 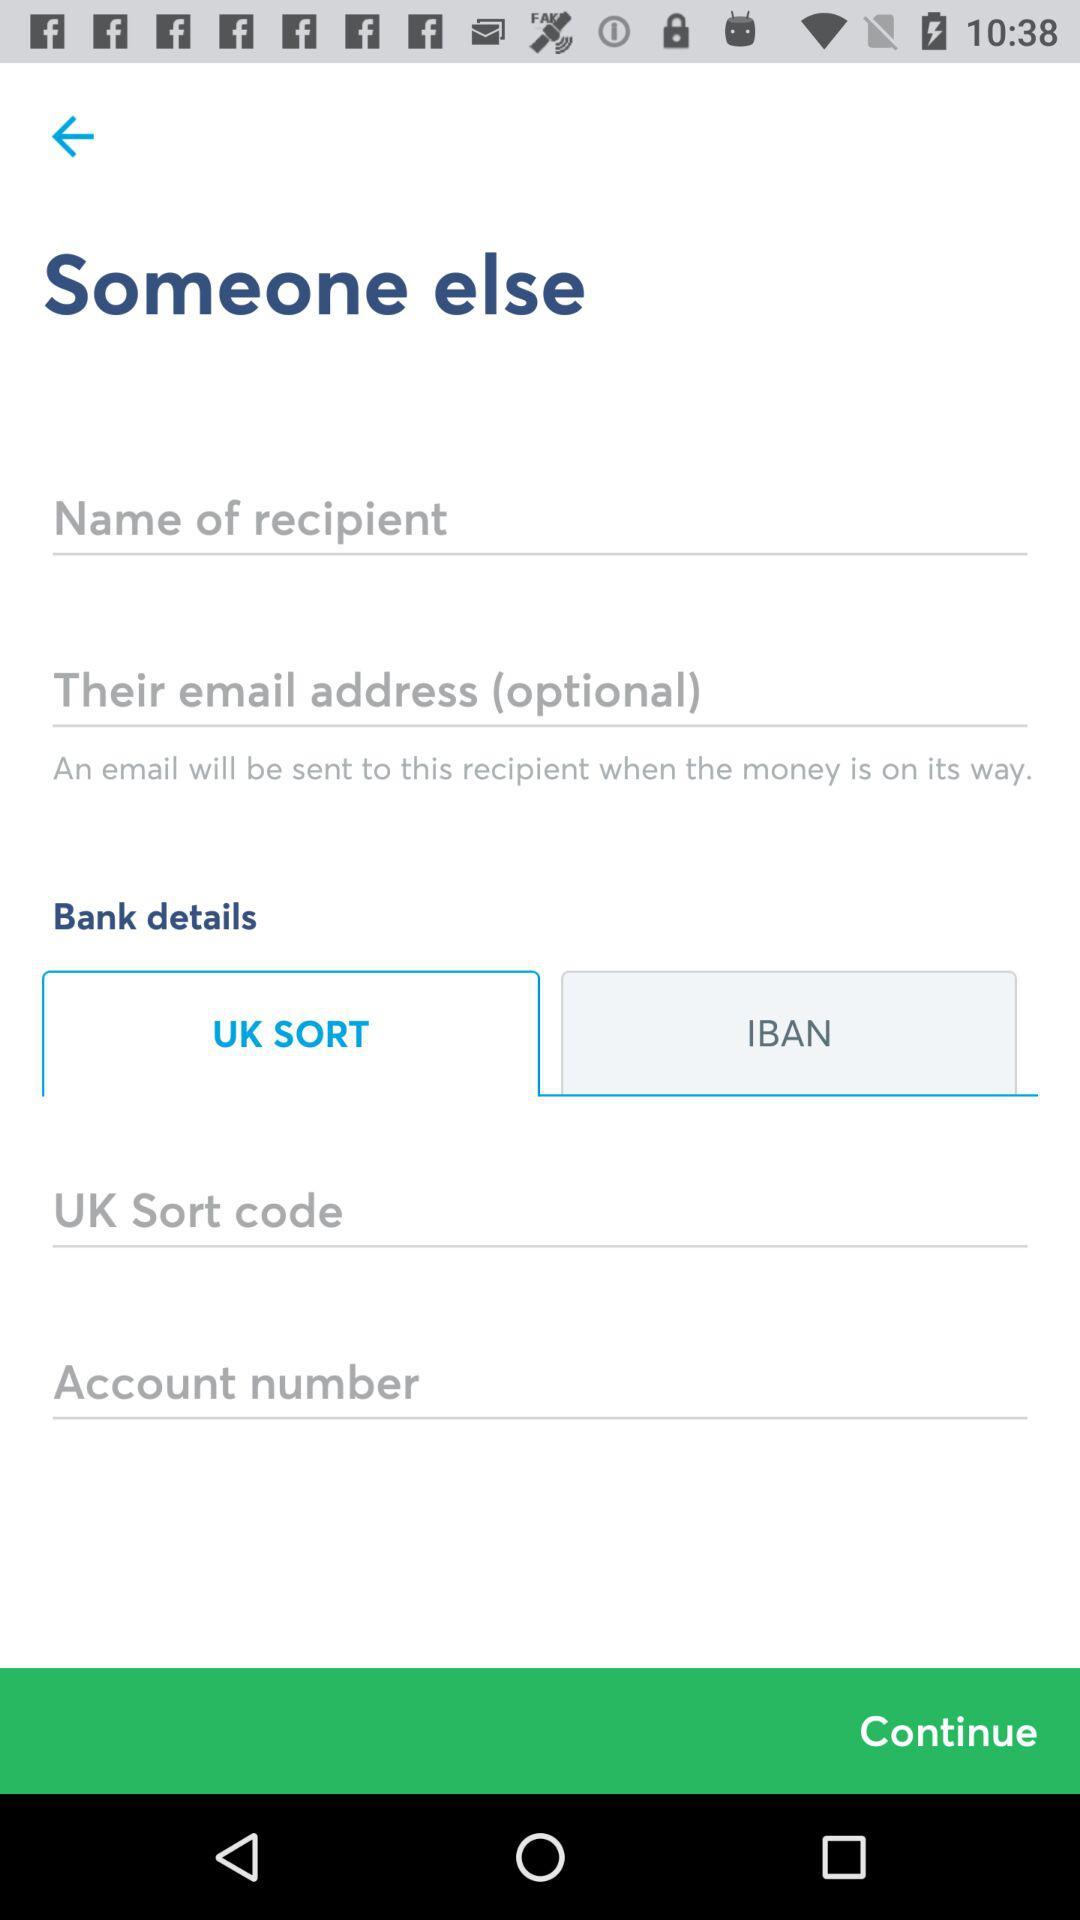 I want to click on iban on the right, so click(x=788, y=1033).